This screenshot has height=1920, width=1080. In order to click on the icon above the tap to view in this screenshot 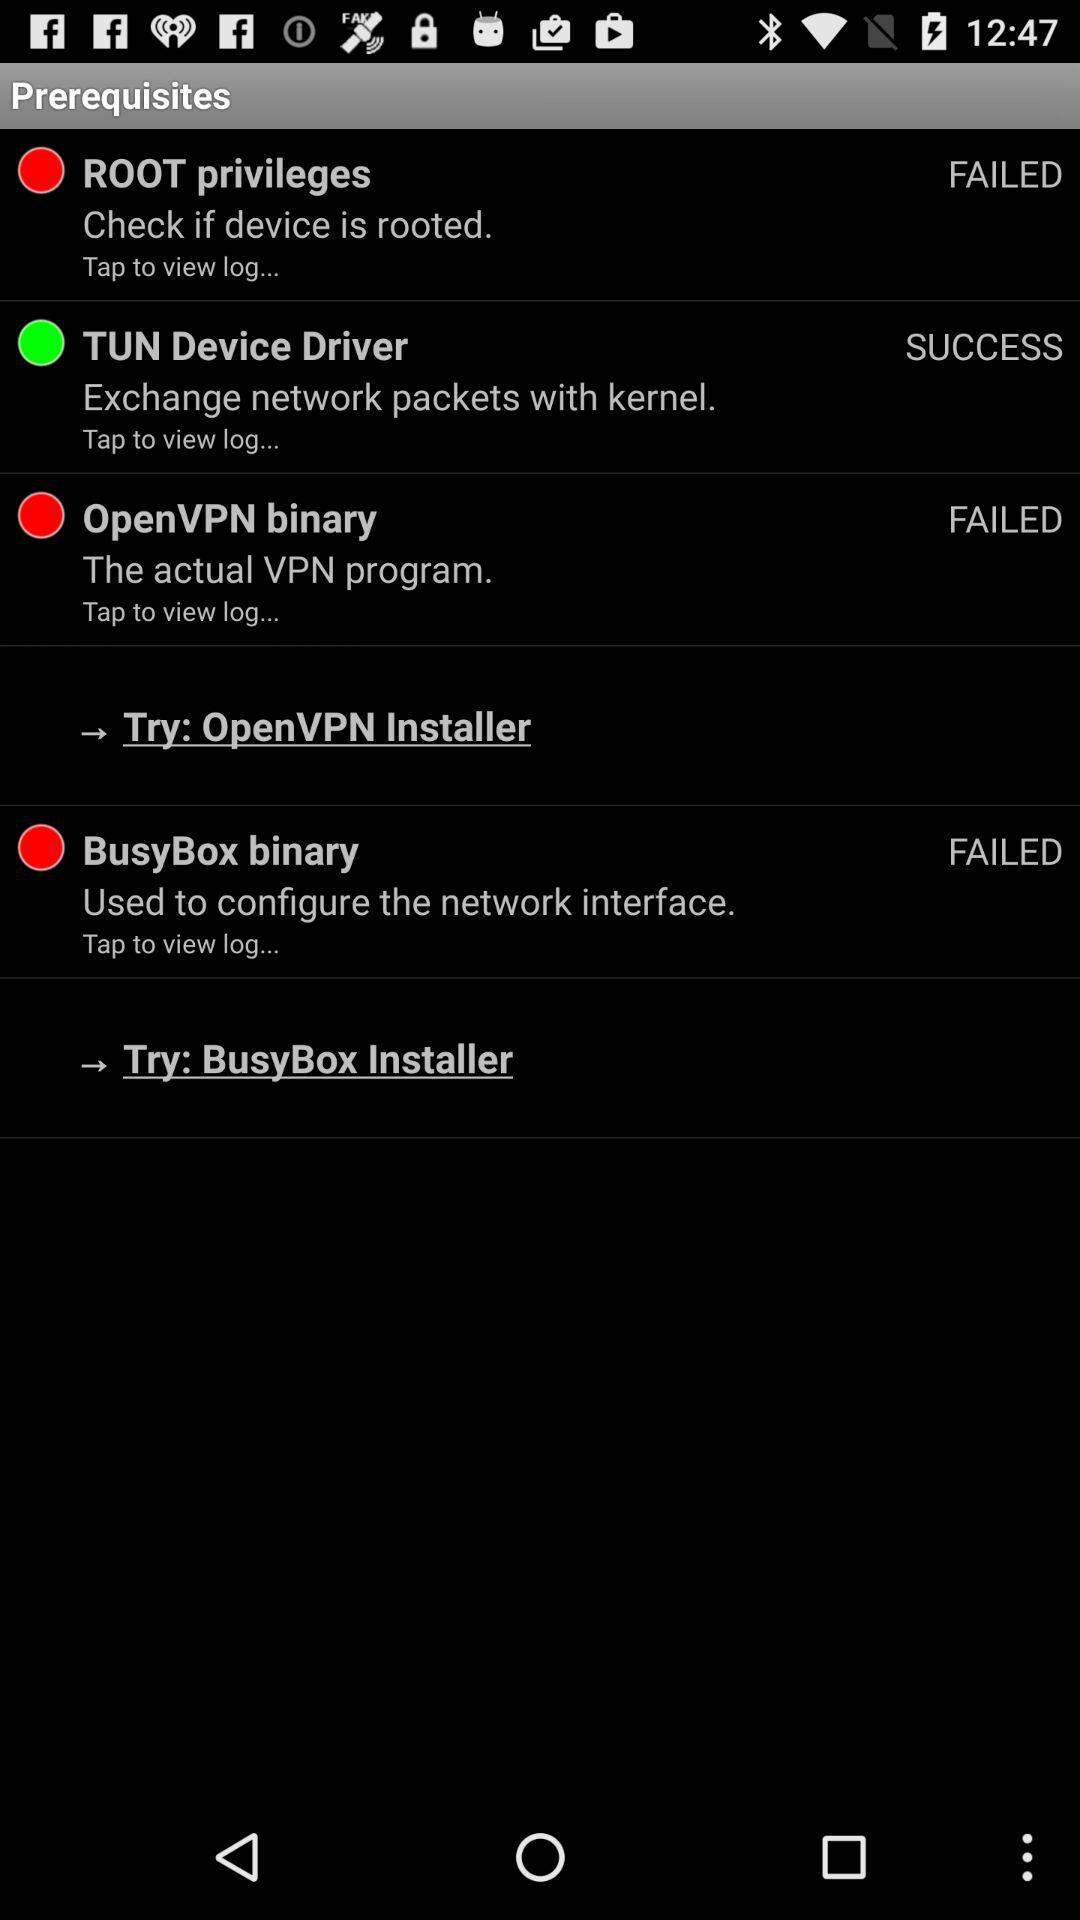, I will do `click(573, 567)`.